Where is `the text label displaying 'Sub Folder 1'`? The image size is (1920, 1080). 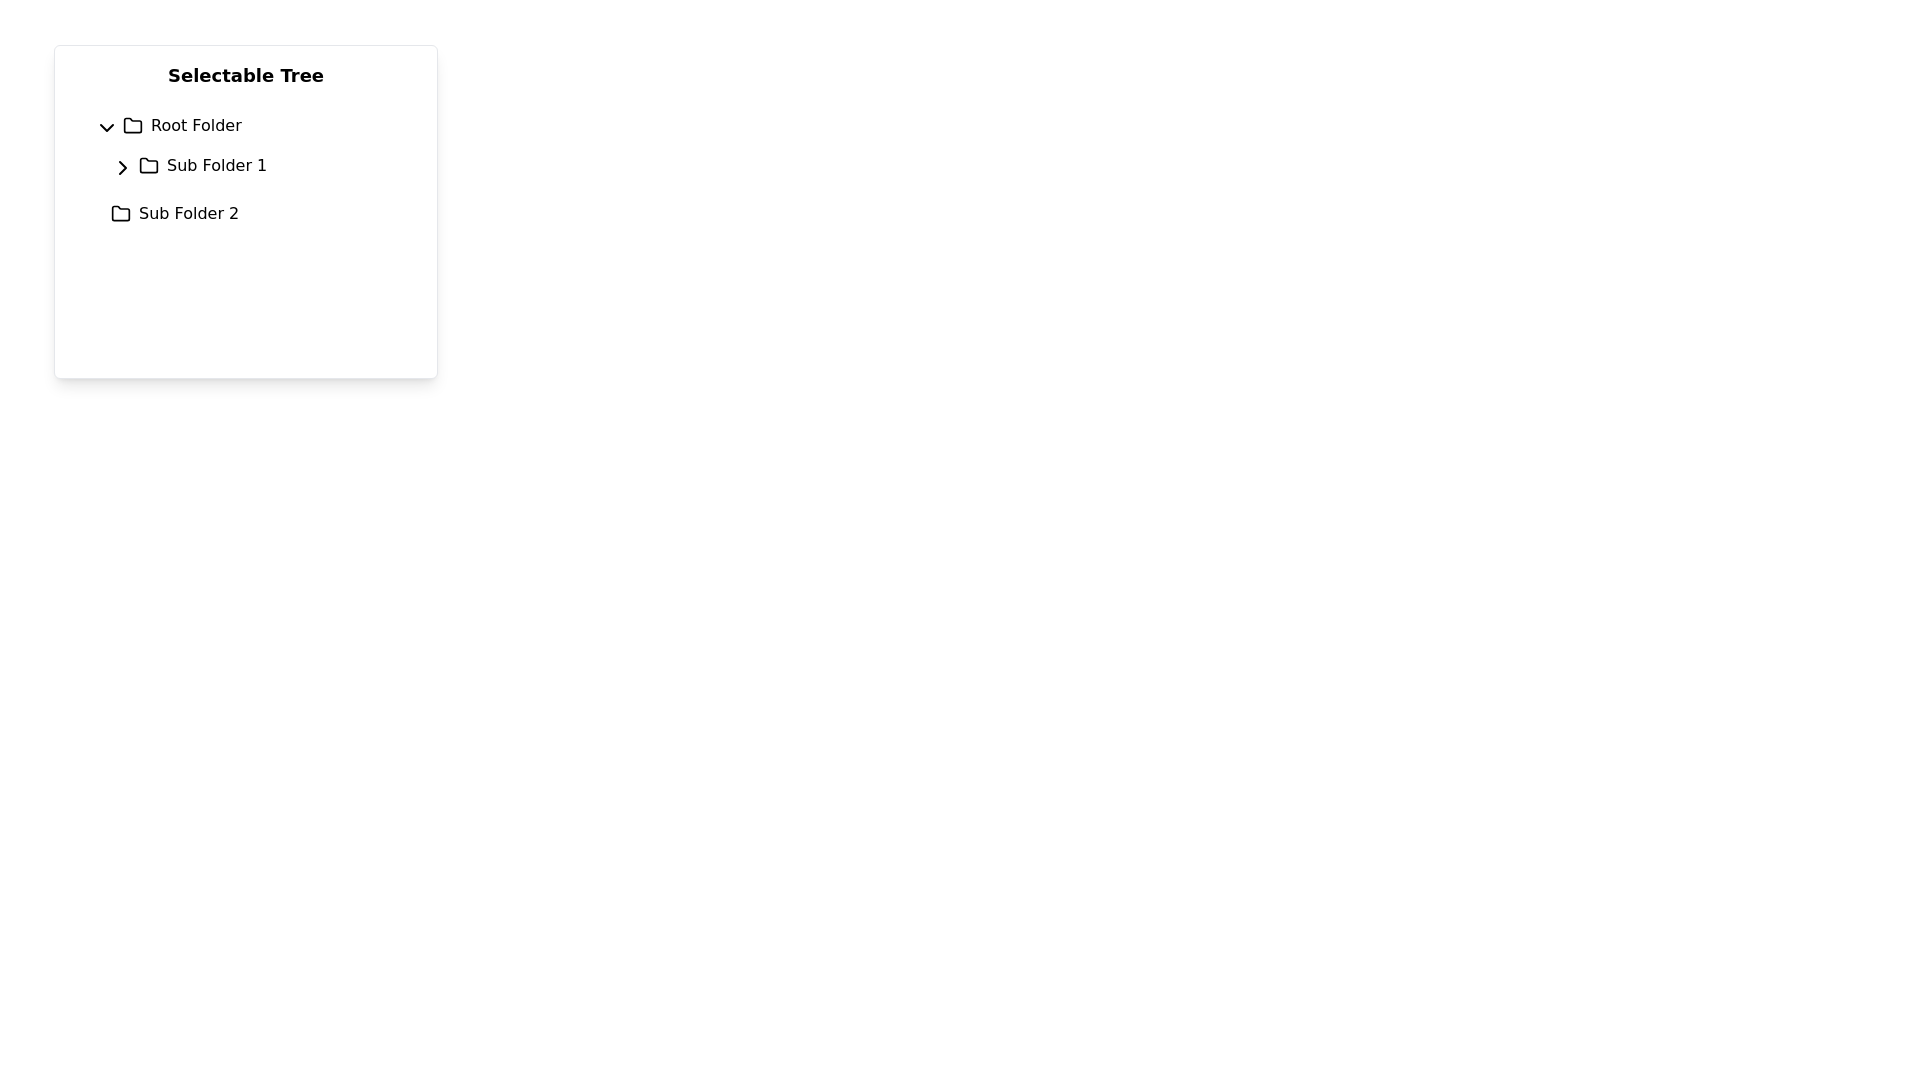 the text label displaying 'Sub Folder 1' is located at coordinates (217, 164).